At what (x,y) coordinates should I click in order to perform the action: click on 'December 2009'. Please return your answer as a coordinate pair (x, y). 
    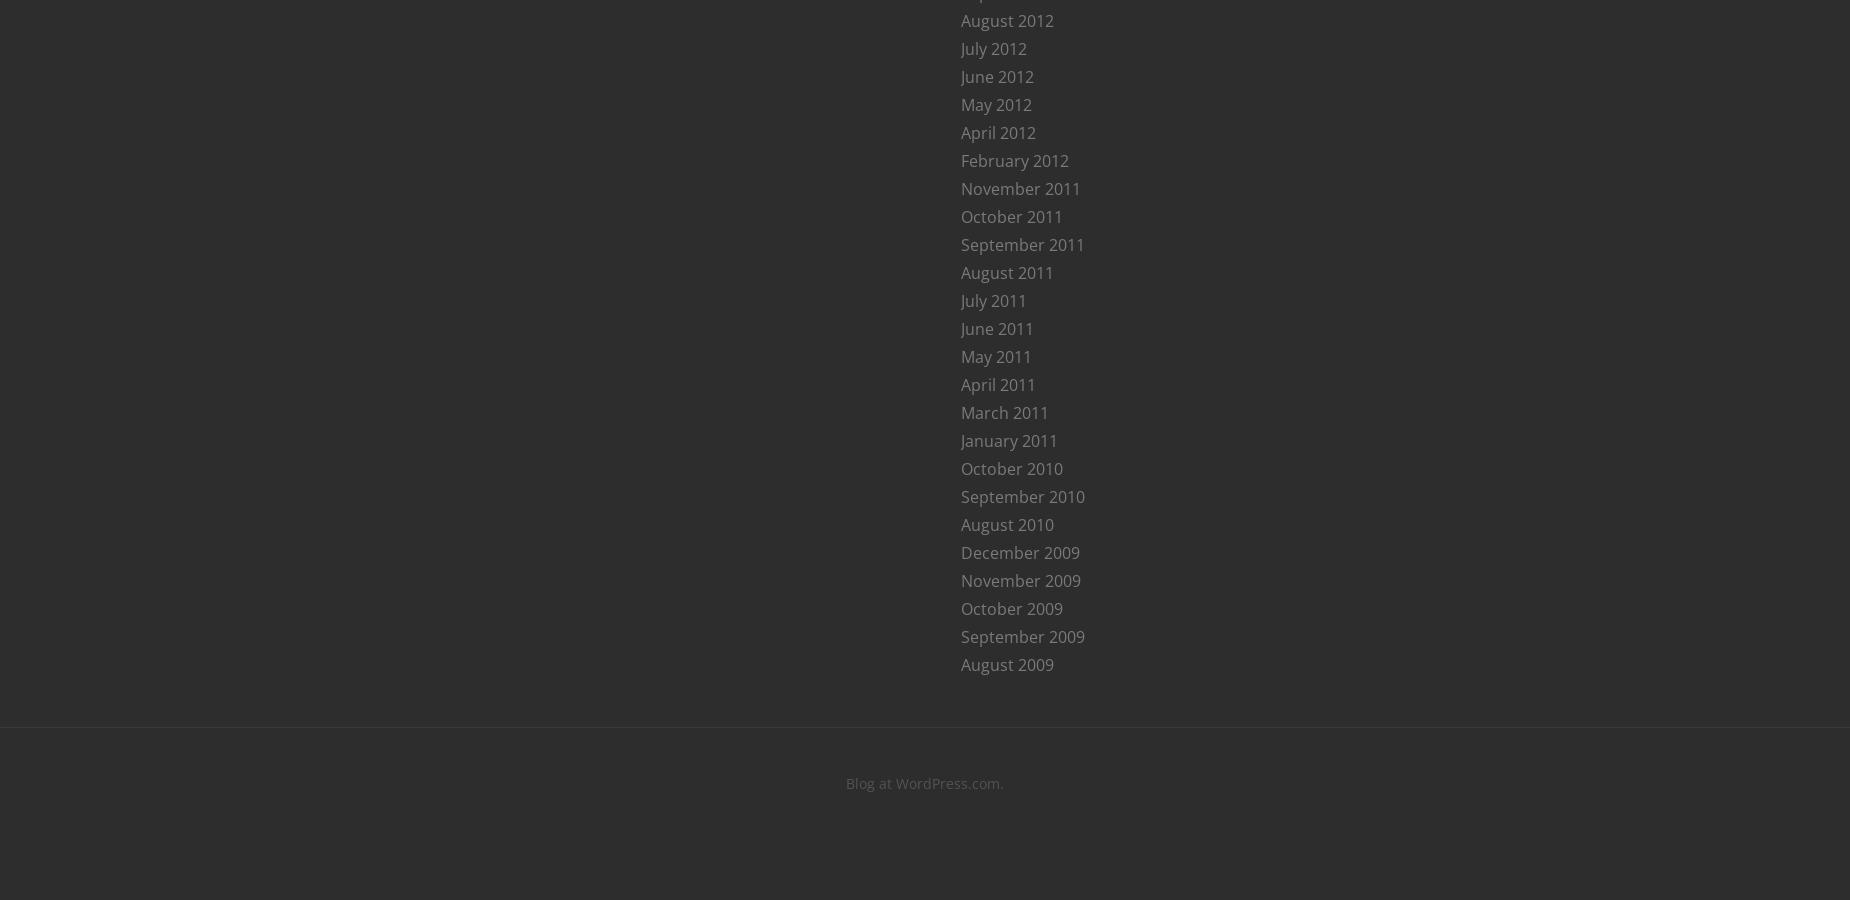
    Looking at the image, I should click on (1019, 550).